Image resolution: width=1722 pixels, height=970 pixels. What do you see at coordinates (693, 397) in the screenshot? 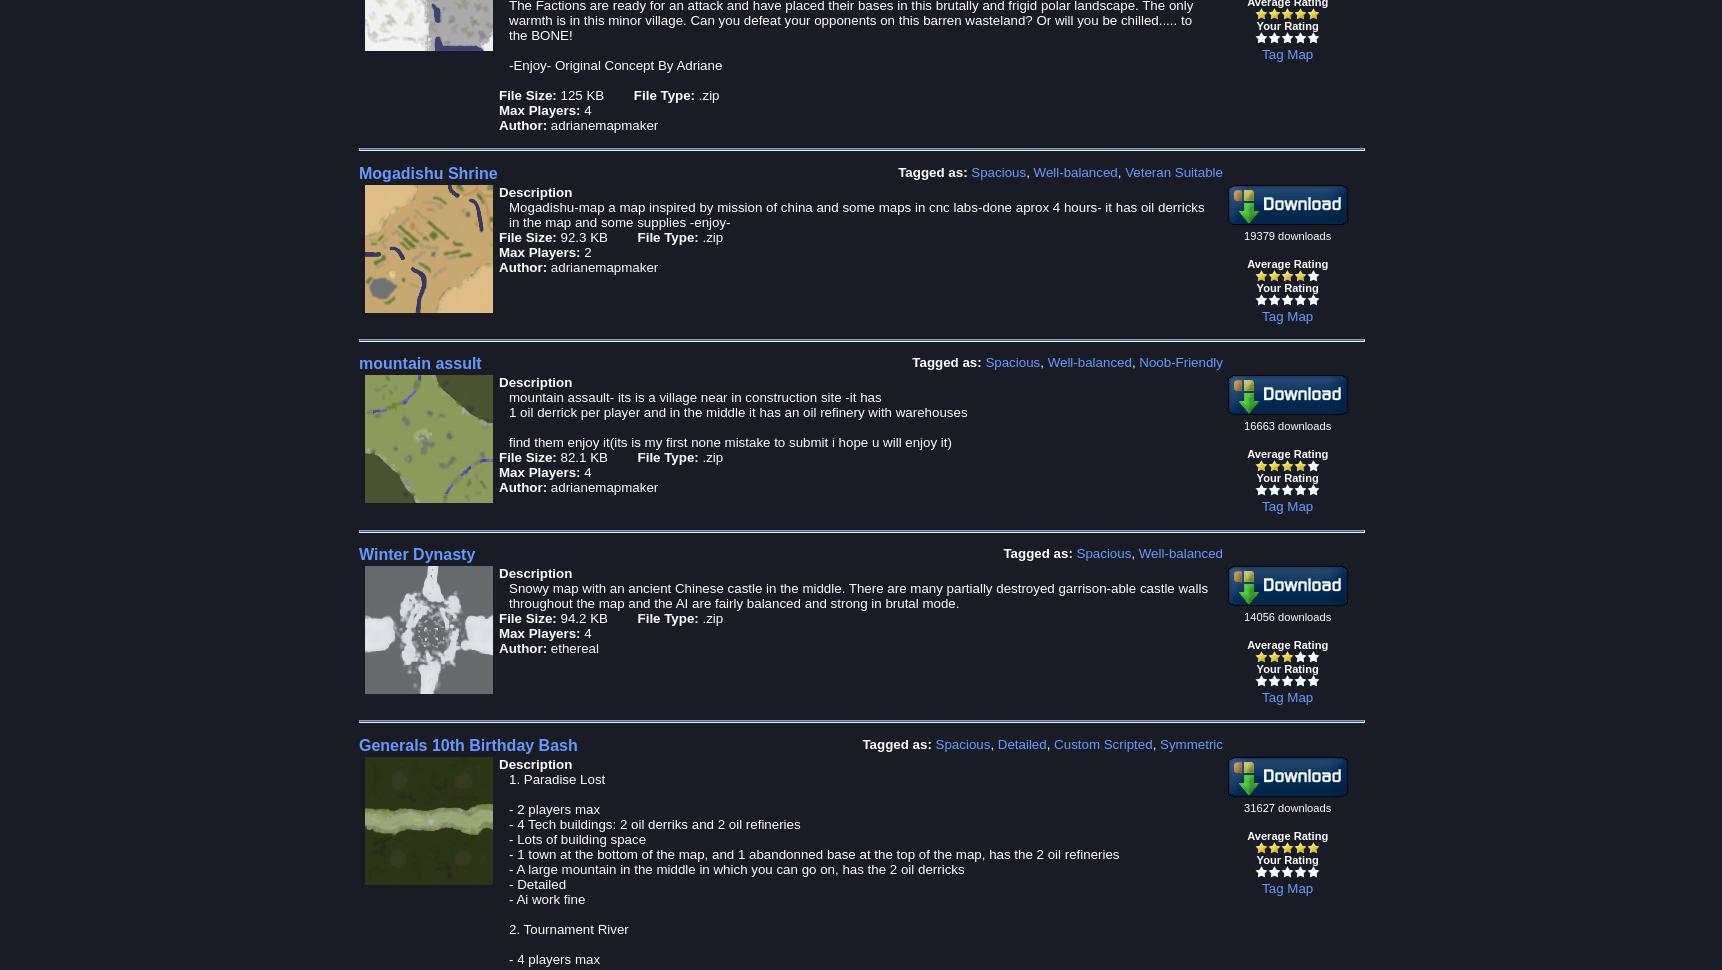
I see `'mountain assault- its is a village near in construction site -it has'` at bounding box center [693, 397].